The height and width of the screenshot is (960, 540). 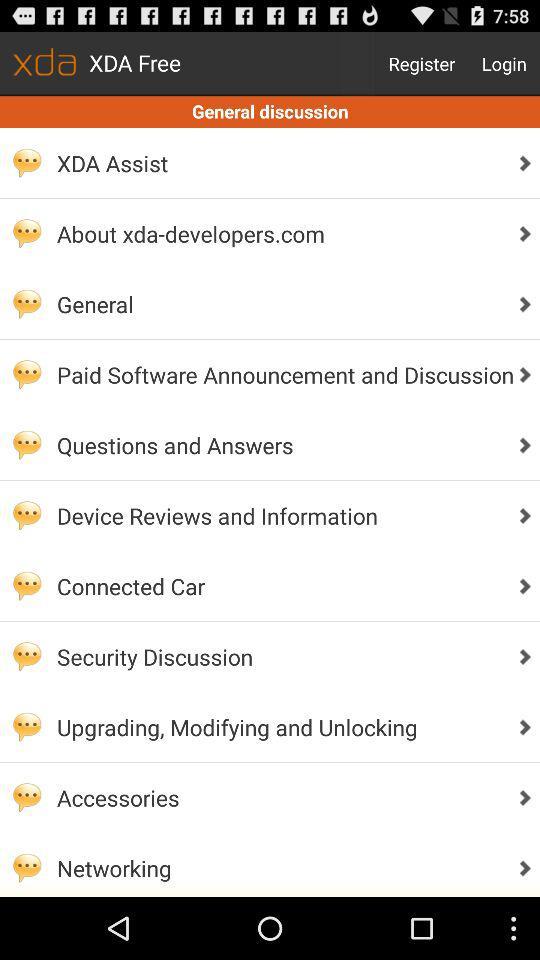 I want to click on paid software announcement app, so click(x=279, y=373).